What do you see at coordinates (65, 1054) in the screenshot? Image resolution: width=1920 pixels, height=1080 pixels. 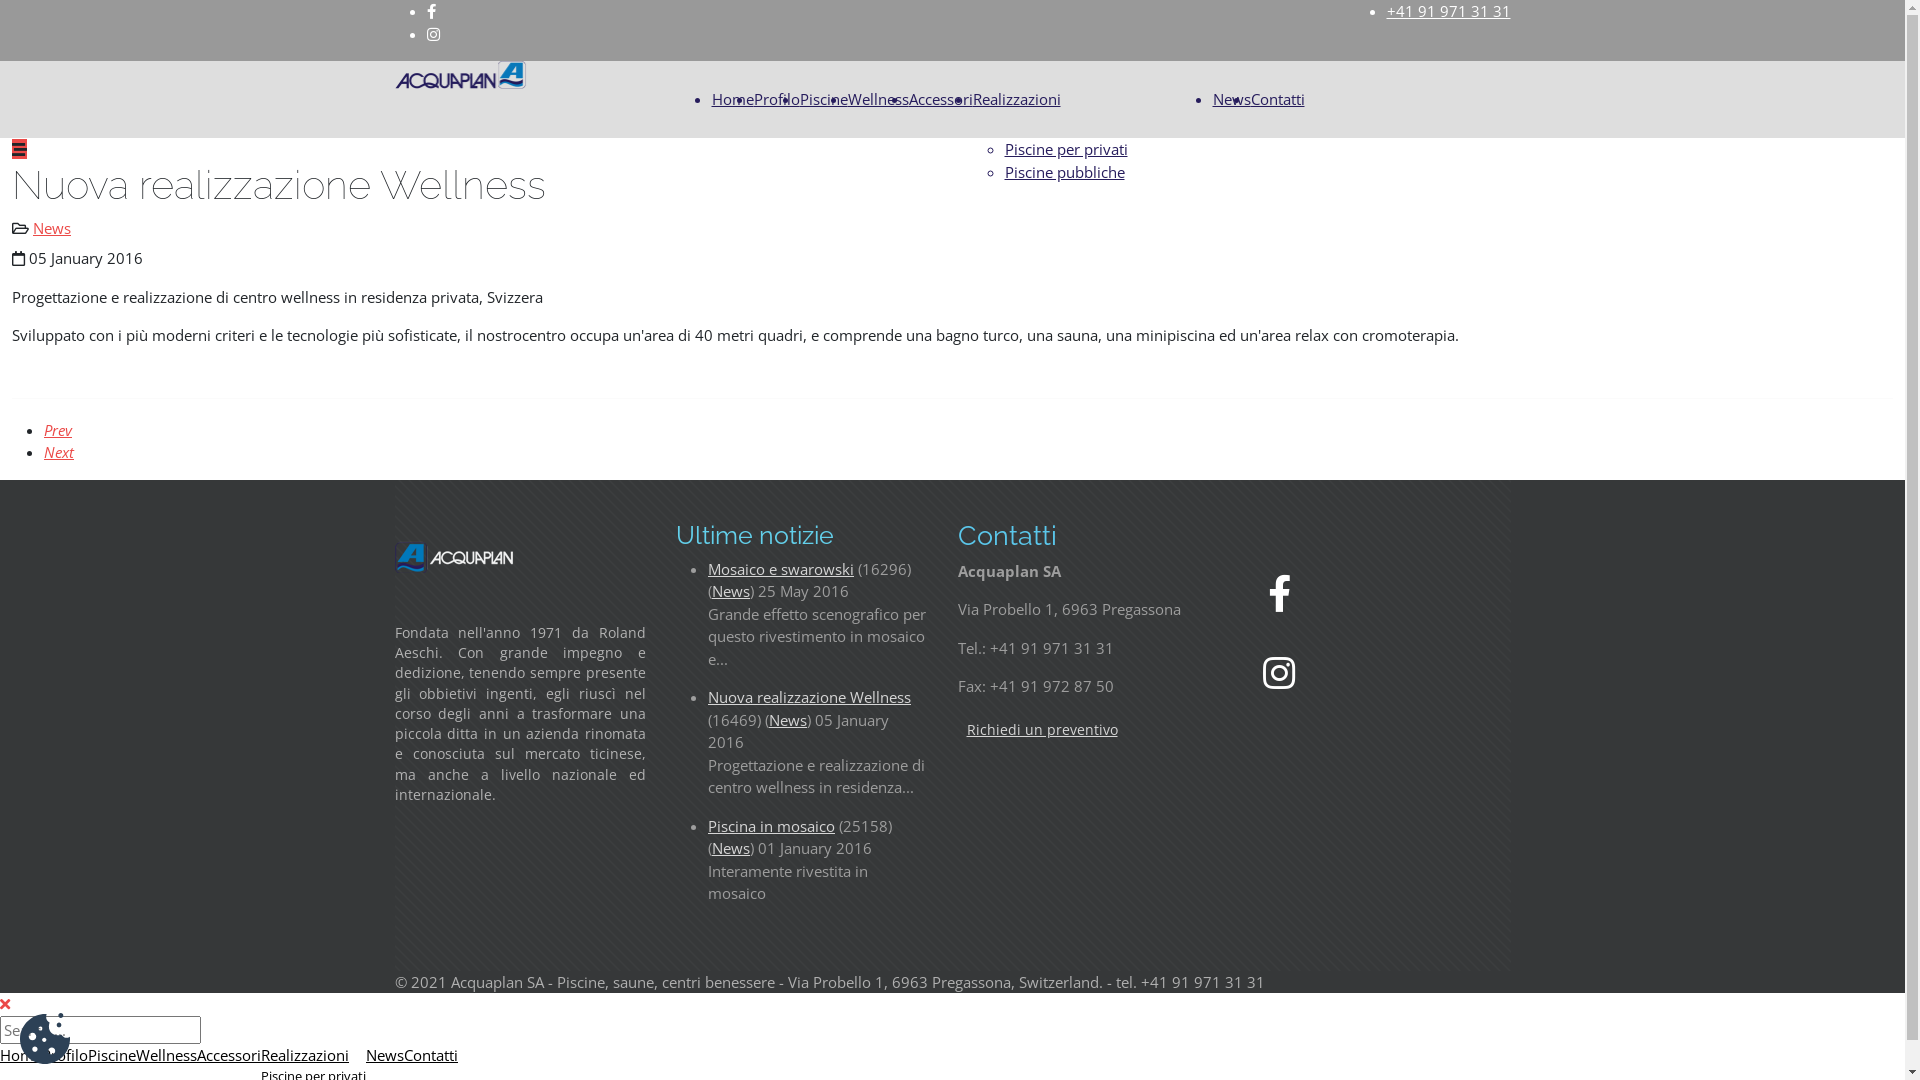 I see `'Profilo'` at bounding box center [65, 1054].